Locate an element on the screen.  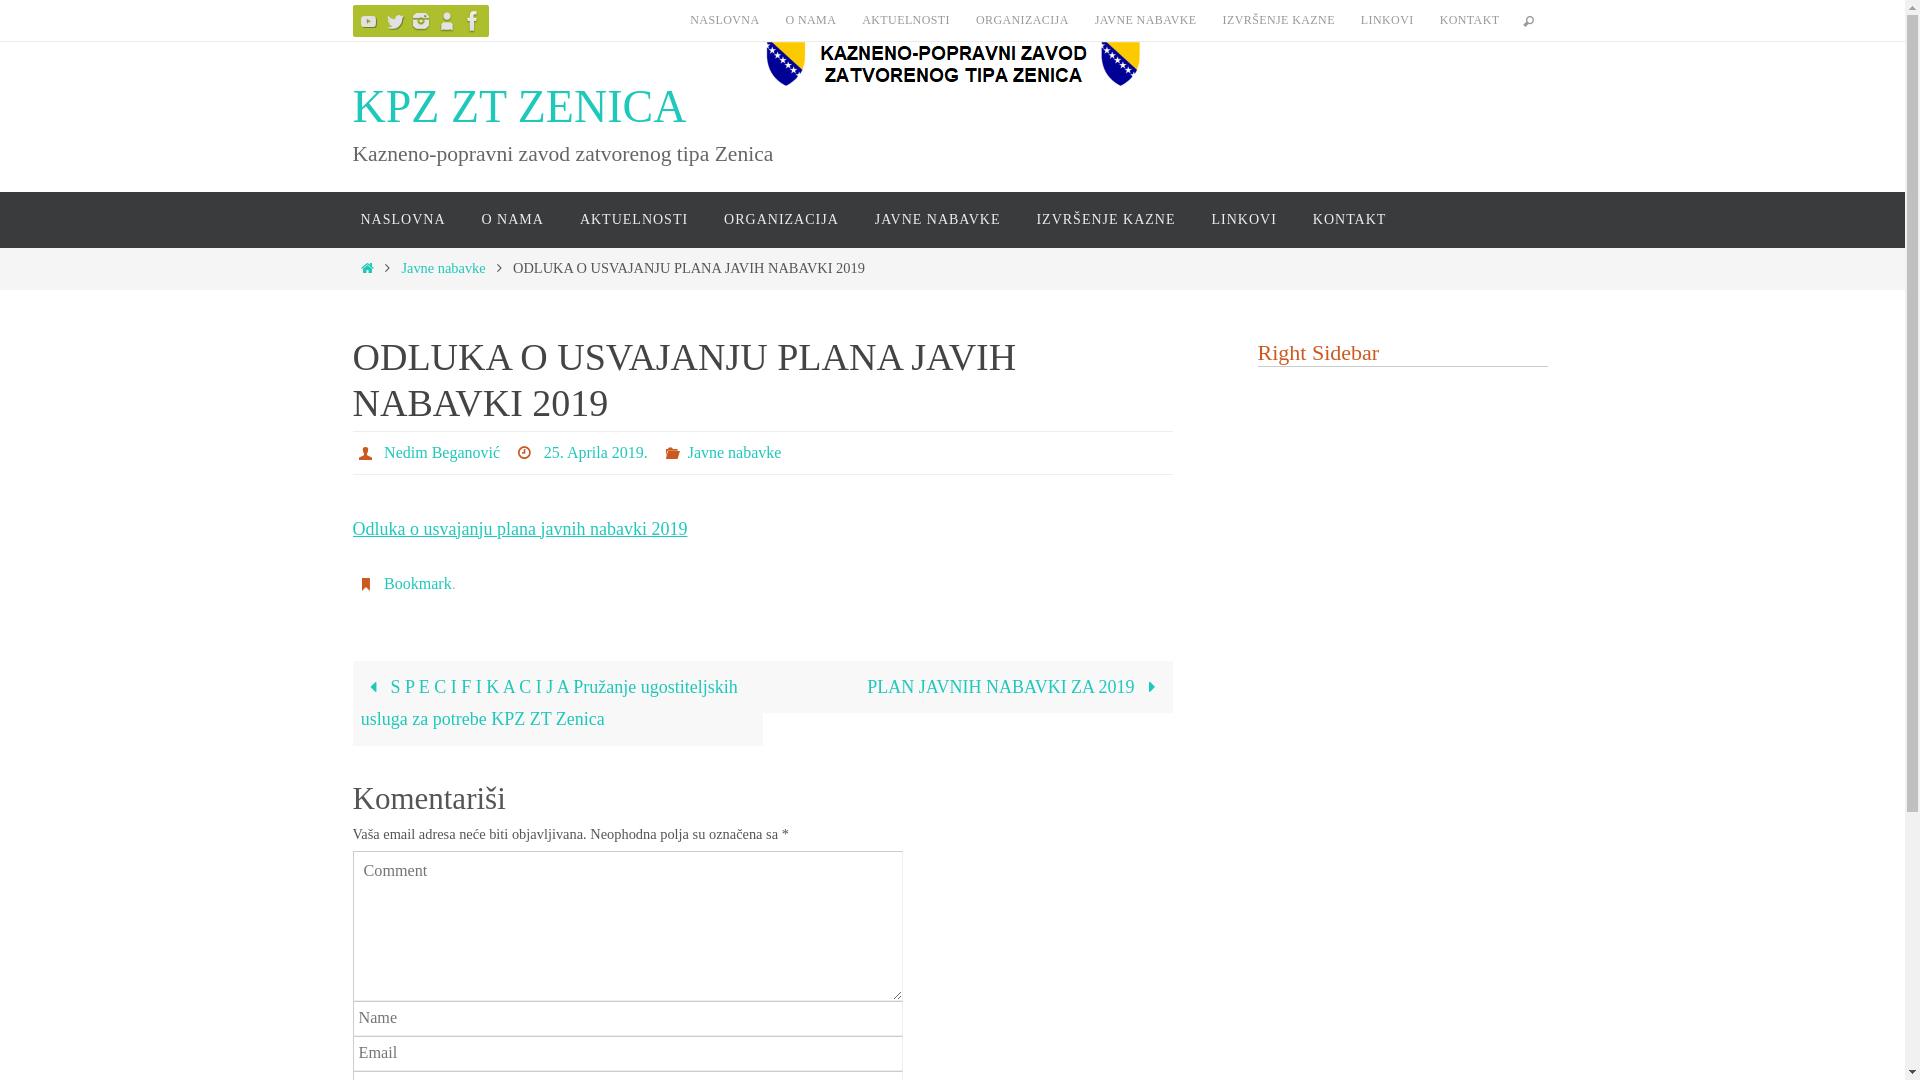
'PLAN JAVNIH NABAVKI ZA 2019' is located at coordinates (966, 685).